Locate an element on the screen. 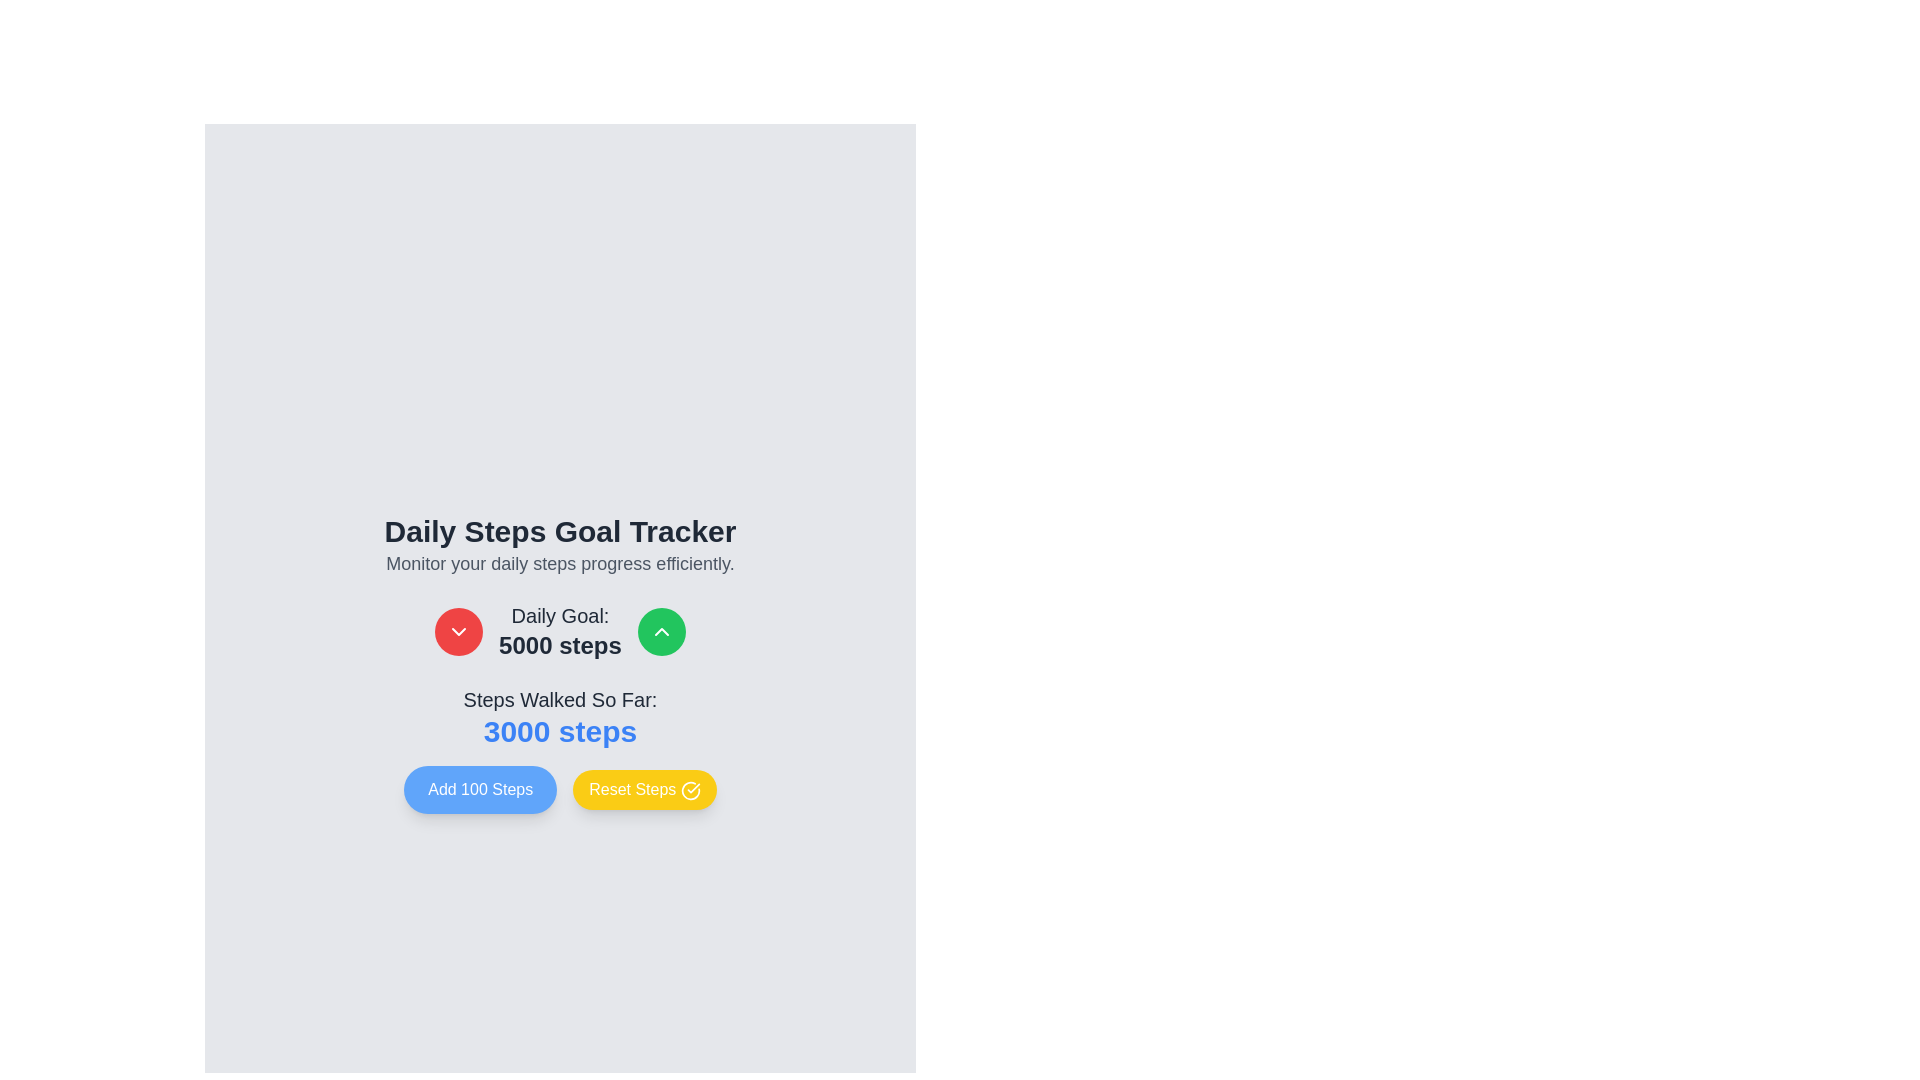  the yellow 'Reset Steps' button with rounded edges, which contains white text and a checkmark icon is located at coordinates (644, 789).